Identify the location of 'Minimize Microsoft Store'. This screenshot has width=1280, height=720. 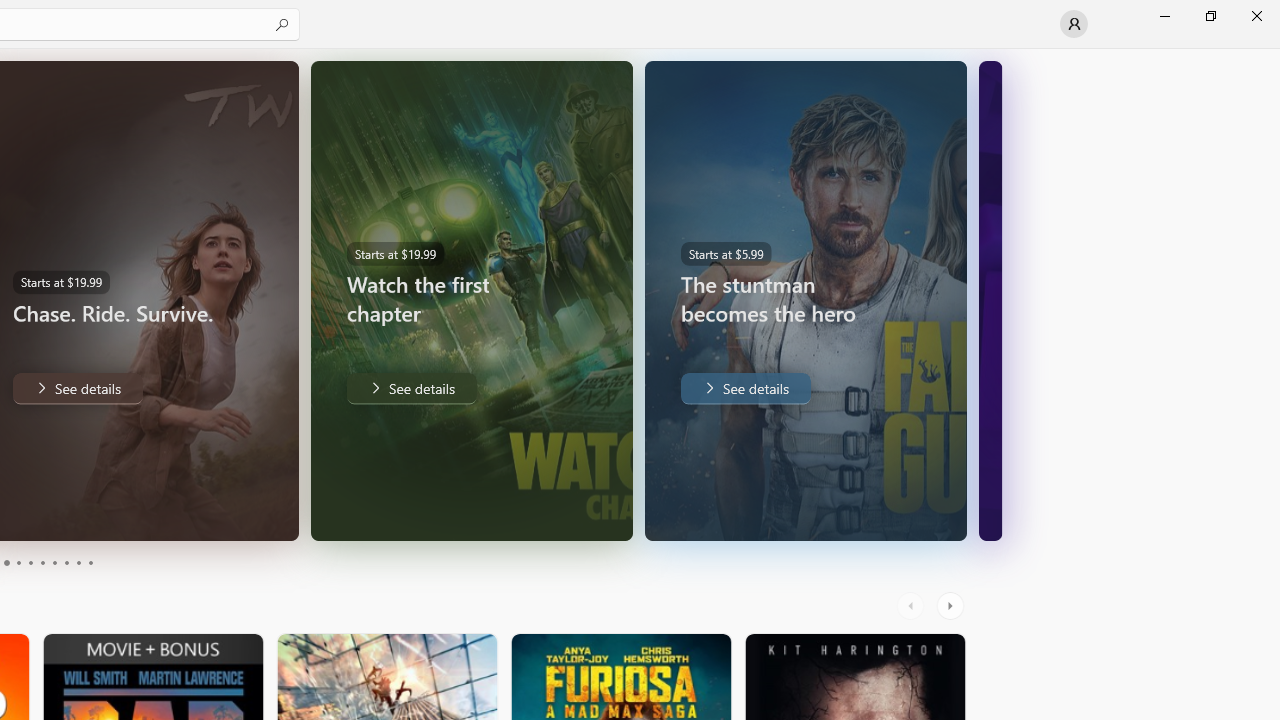
(1164, 15).